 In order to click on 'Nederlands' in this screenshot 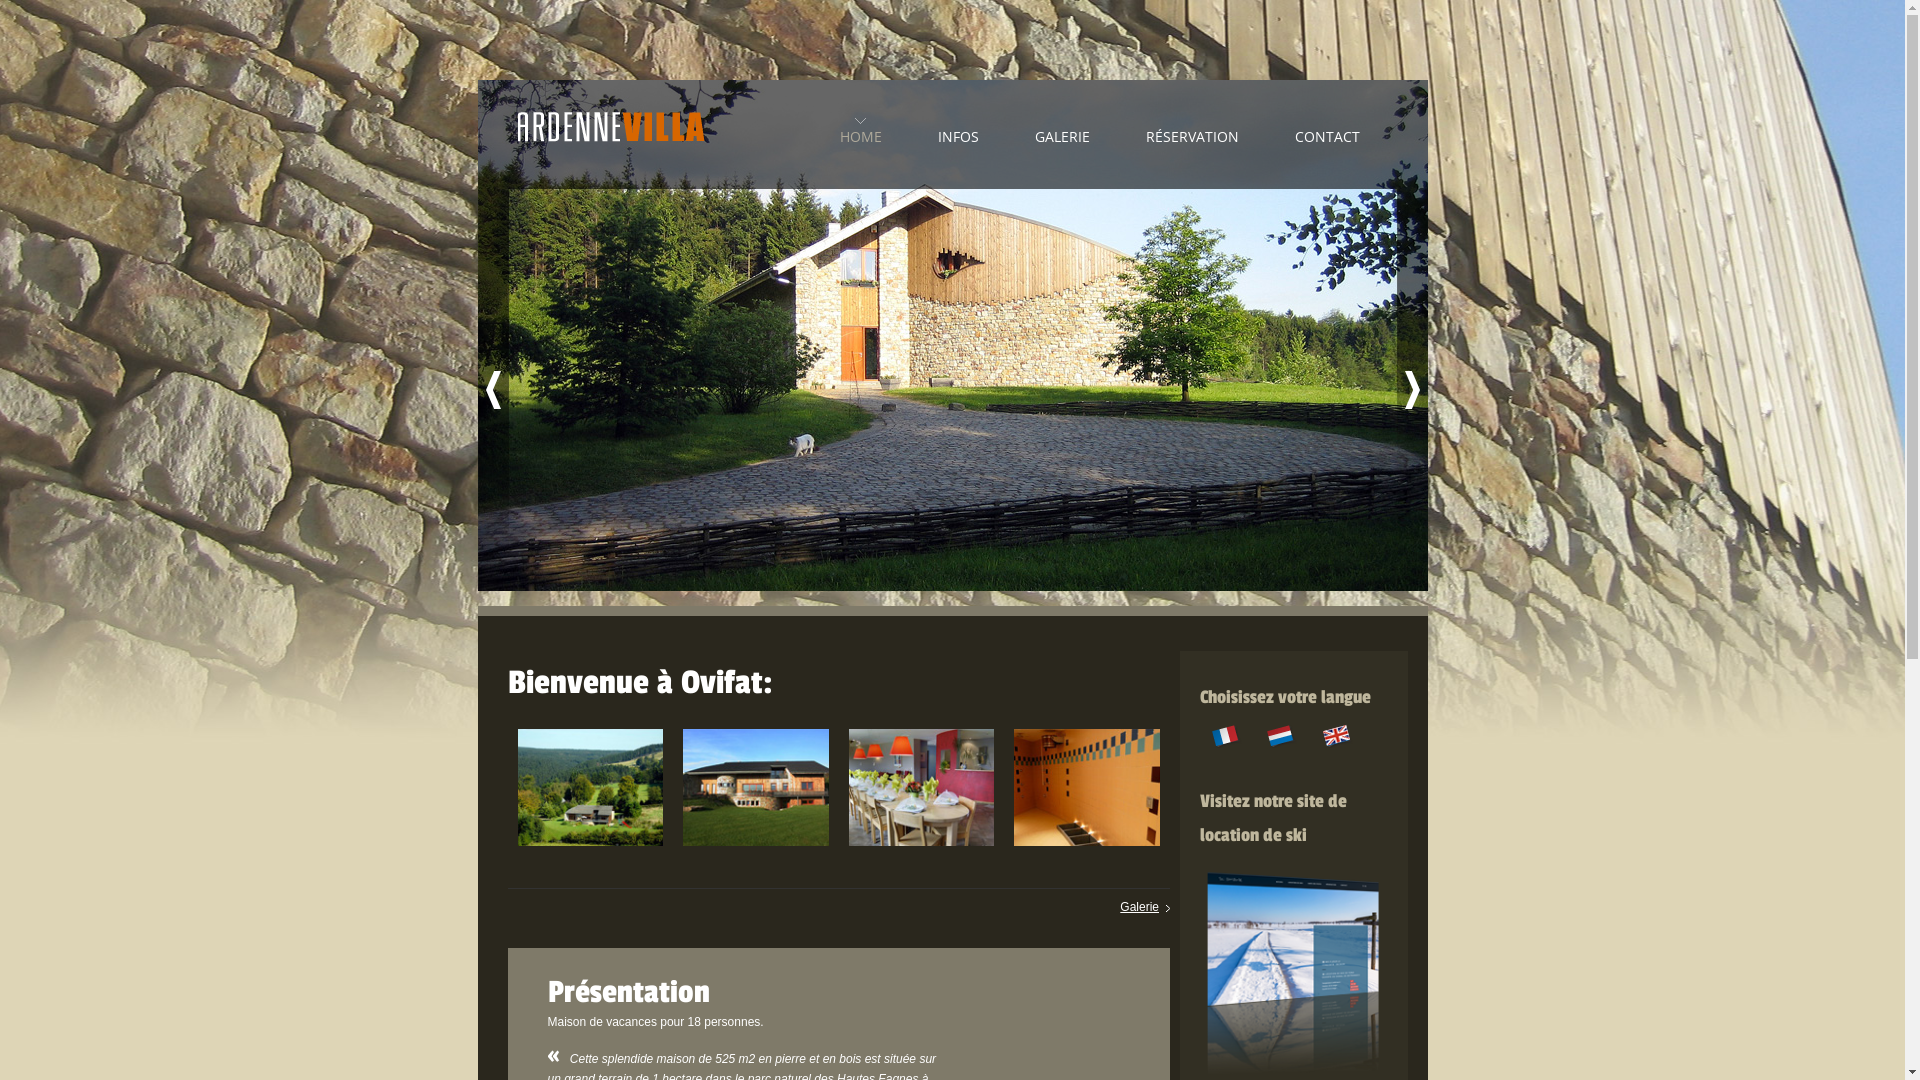, I will do `click(1281, 735)`.